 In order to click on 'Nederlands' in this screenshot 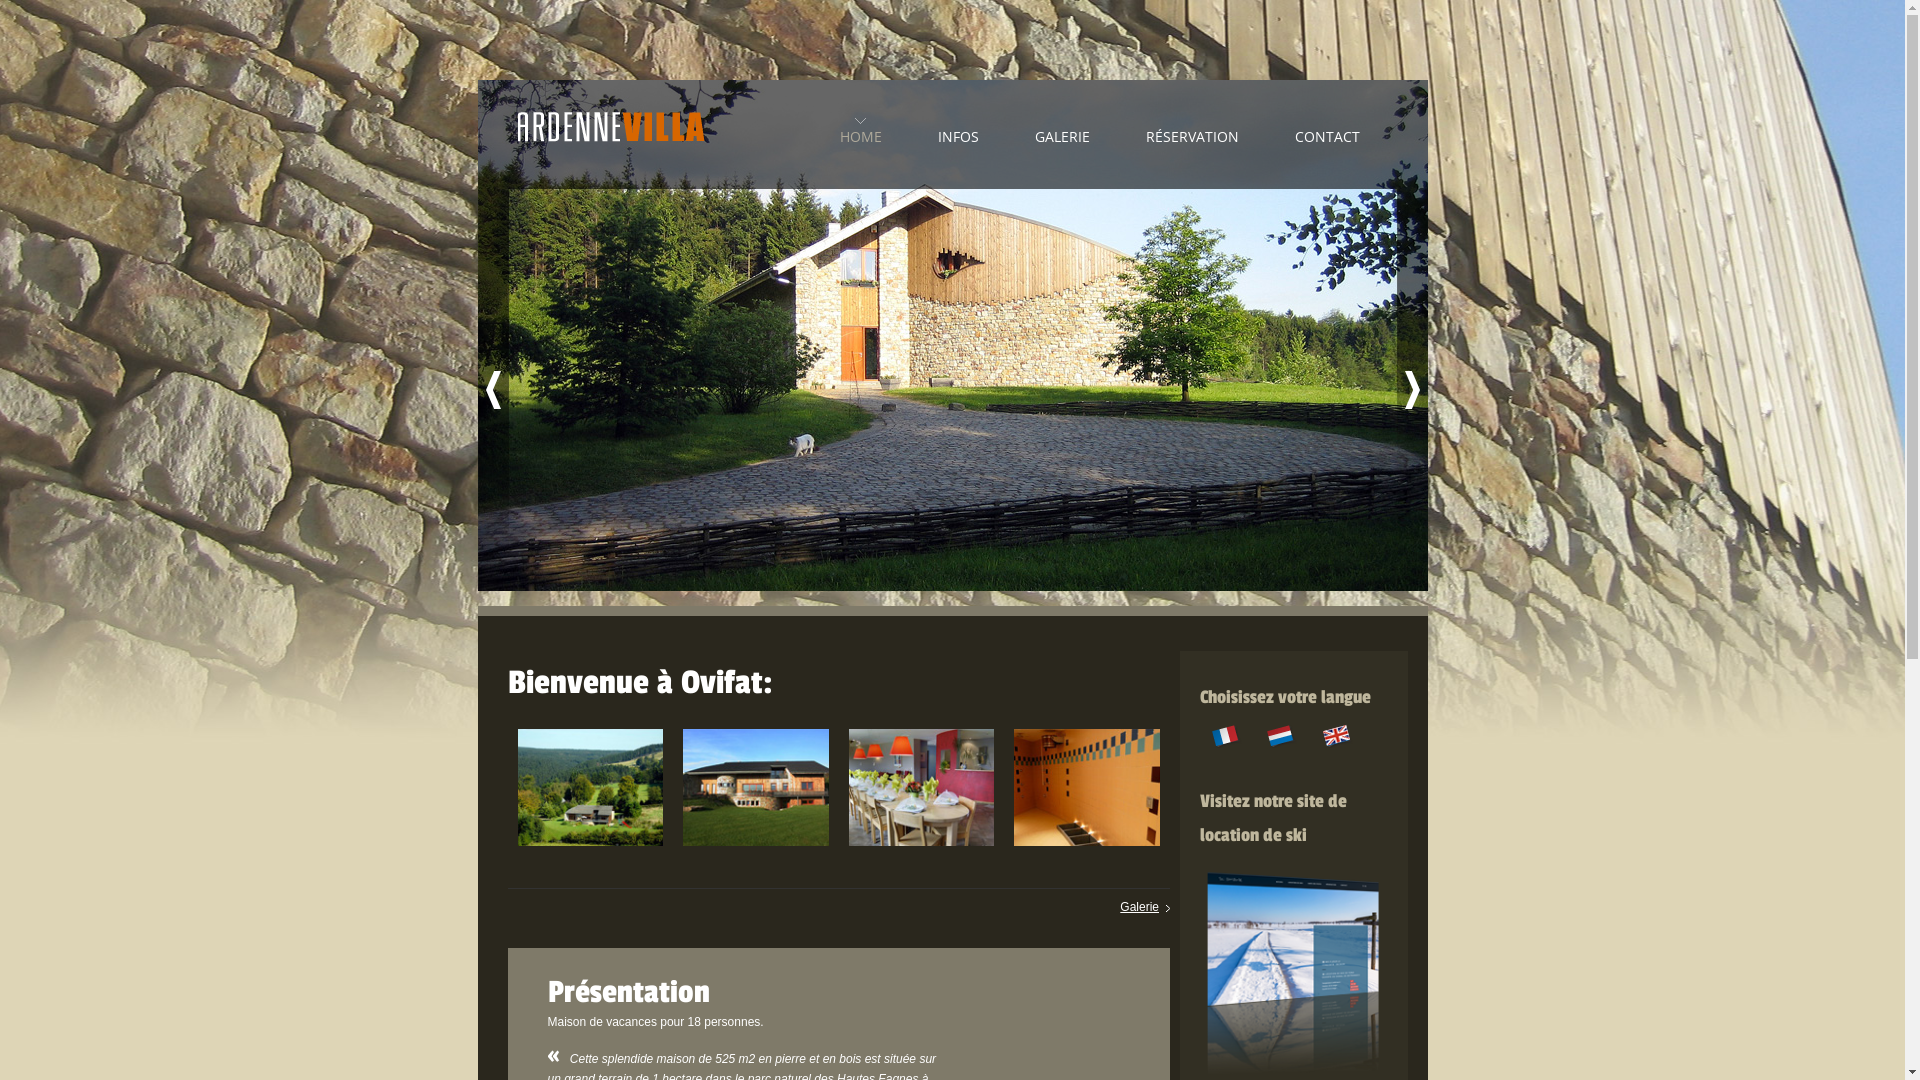, I will do `click(1281, 735)`.